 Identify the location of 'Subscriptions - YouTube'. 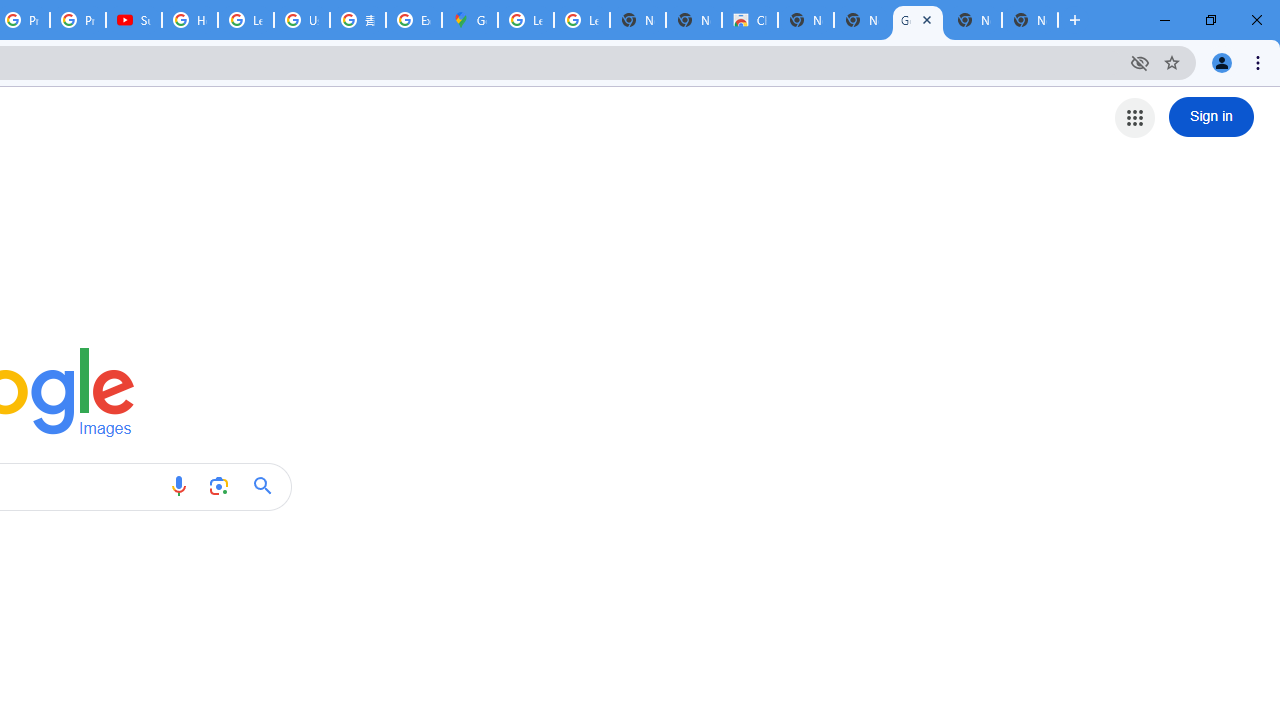
(133, 20).